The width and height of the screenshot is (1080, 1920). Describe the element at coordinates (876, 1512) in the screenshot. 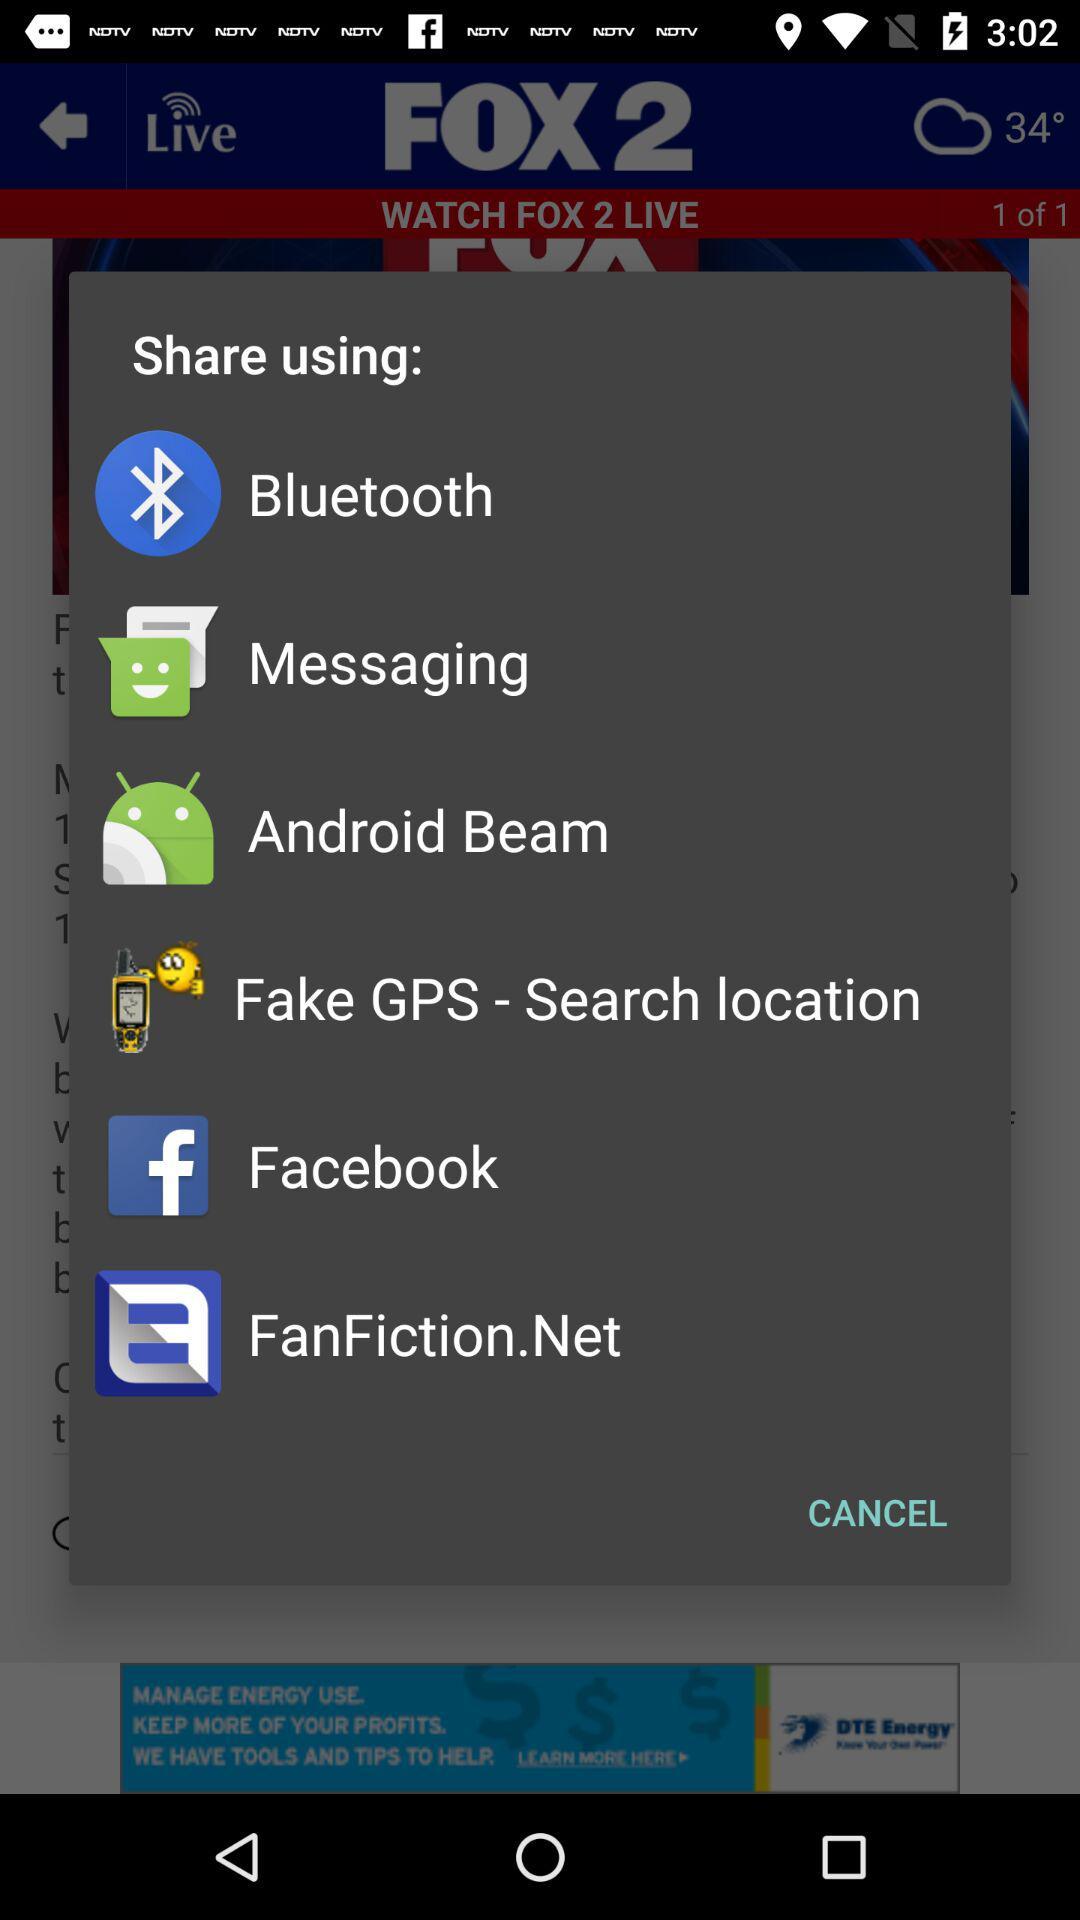

I see `button at the bottom right corner` at that location.